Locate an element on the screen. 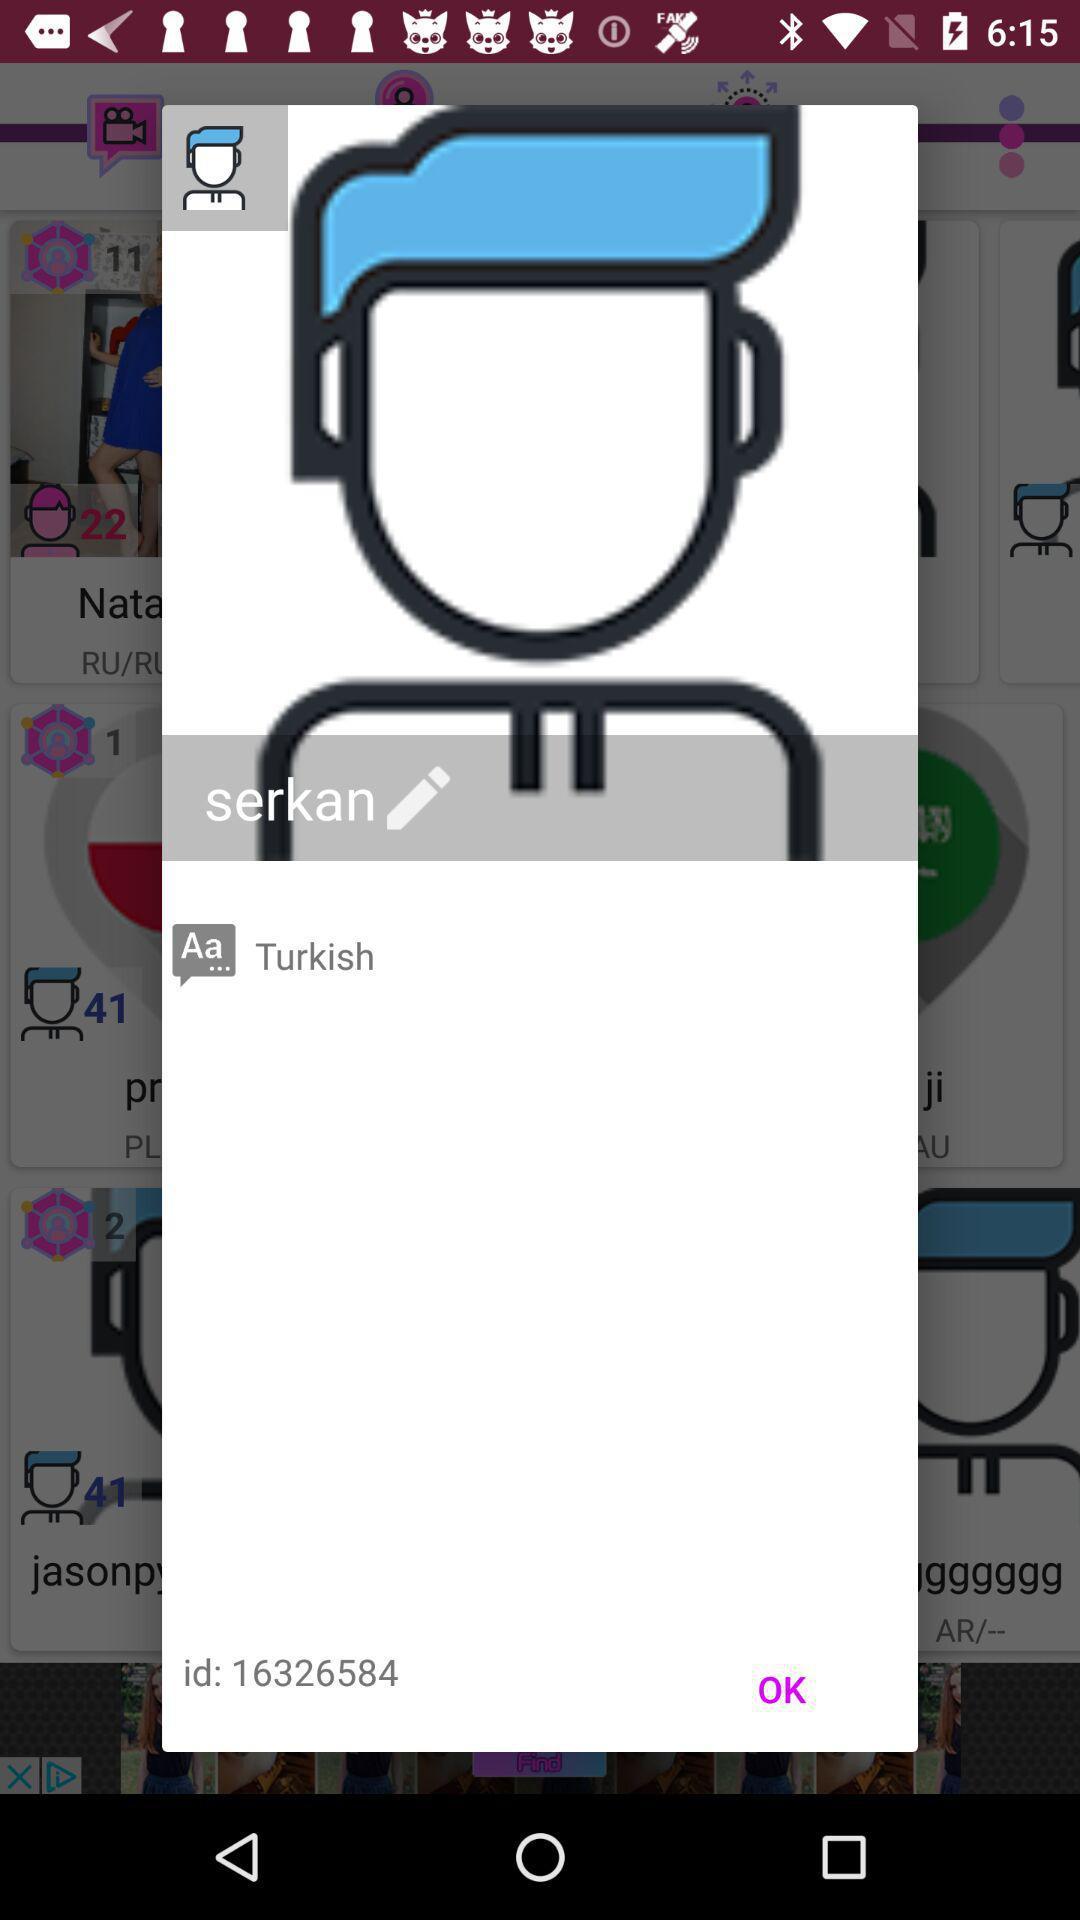  the serkan is located at coordinates (331, 796).